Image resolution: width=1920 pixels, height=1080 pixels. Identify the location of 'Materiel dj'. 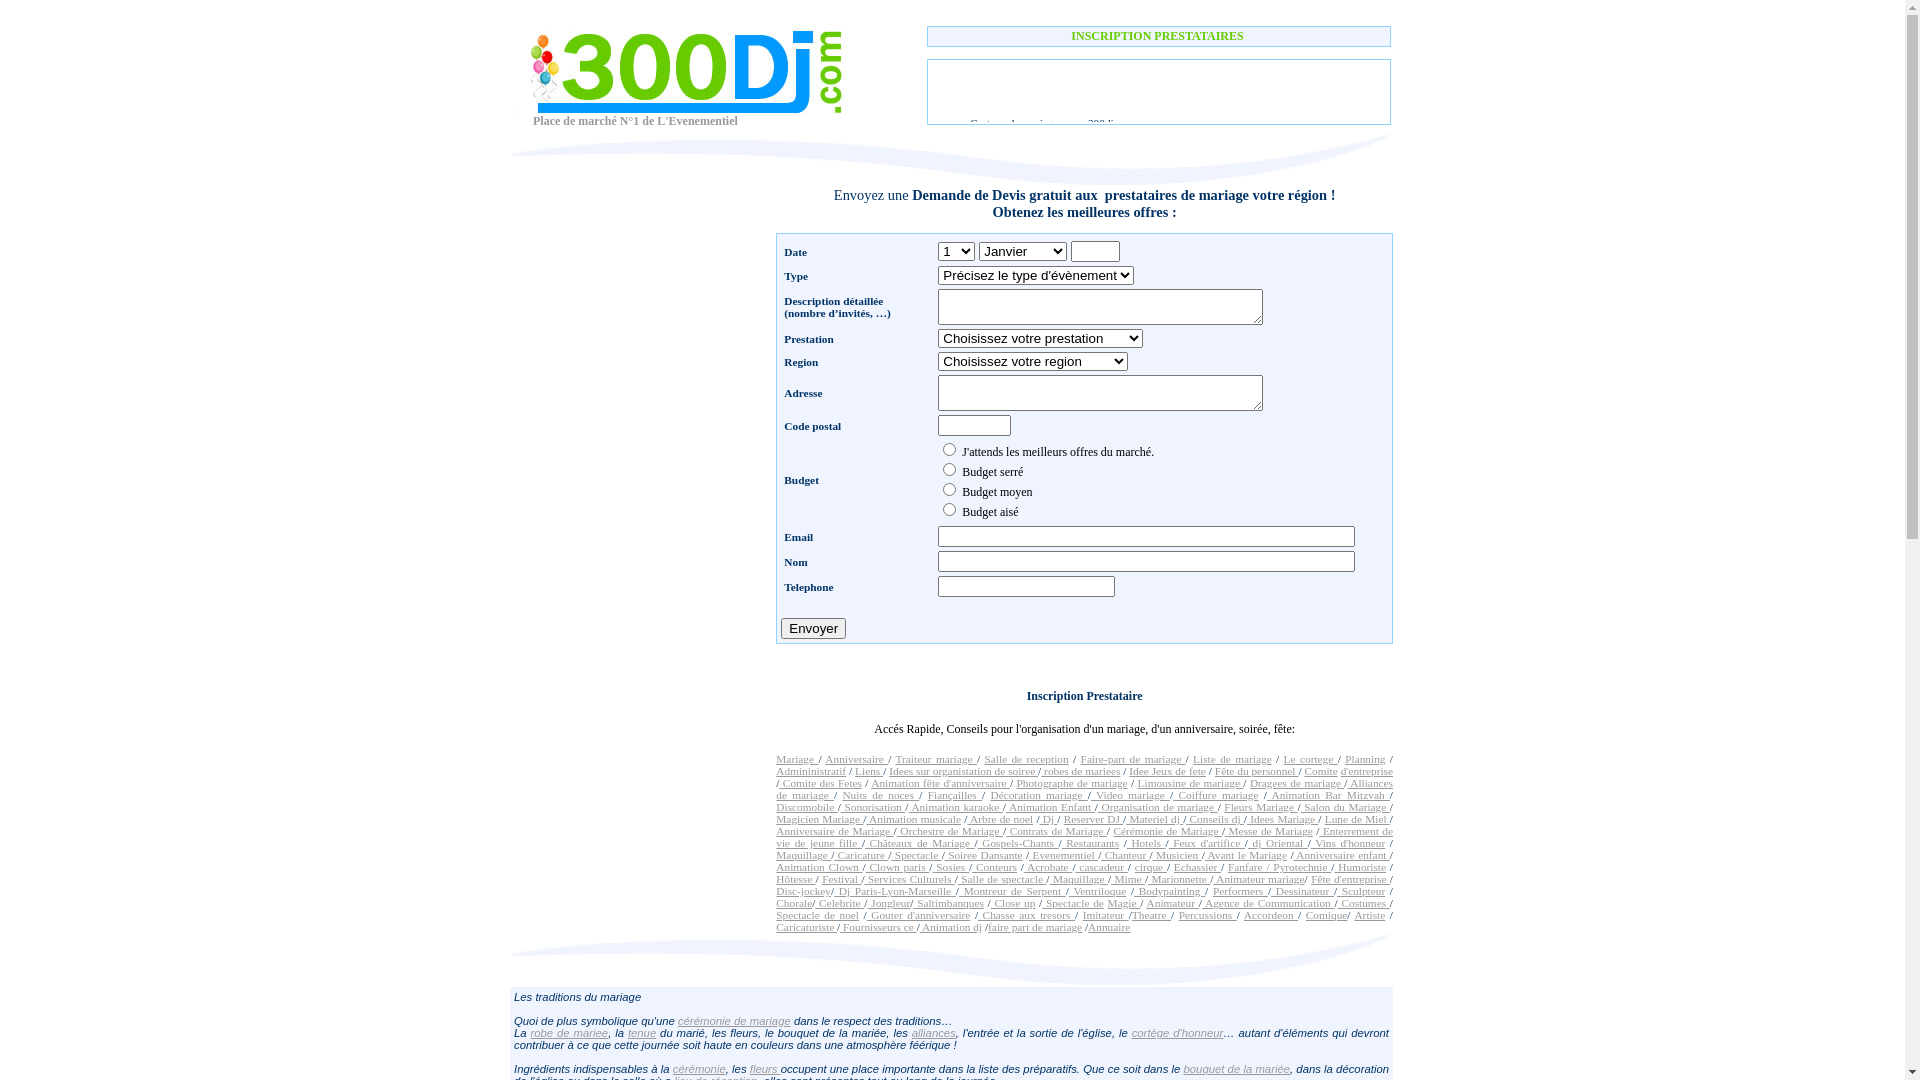
(1154, 818).